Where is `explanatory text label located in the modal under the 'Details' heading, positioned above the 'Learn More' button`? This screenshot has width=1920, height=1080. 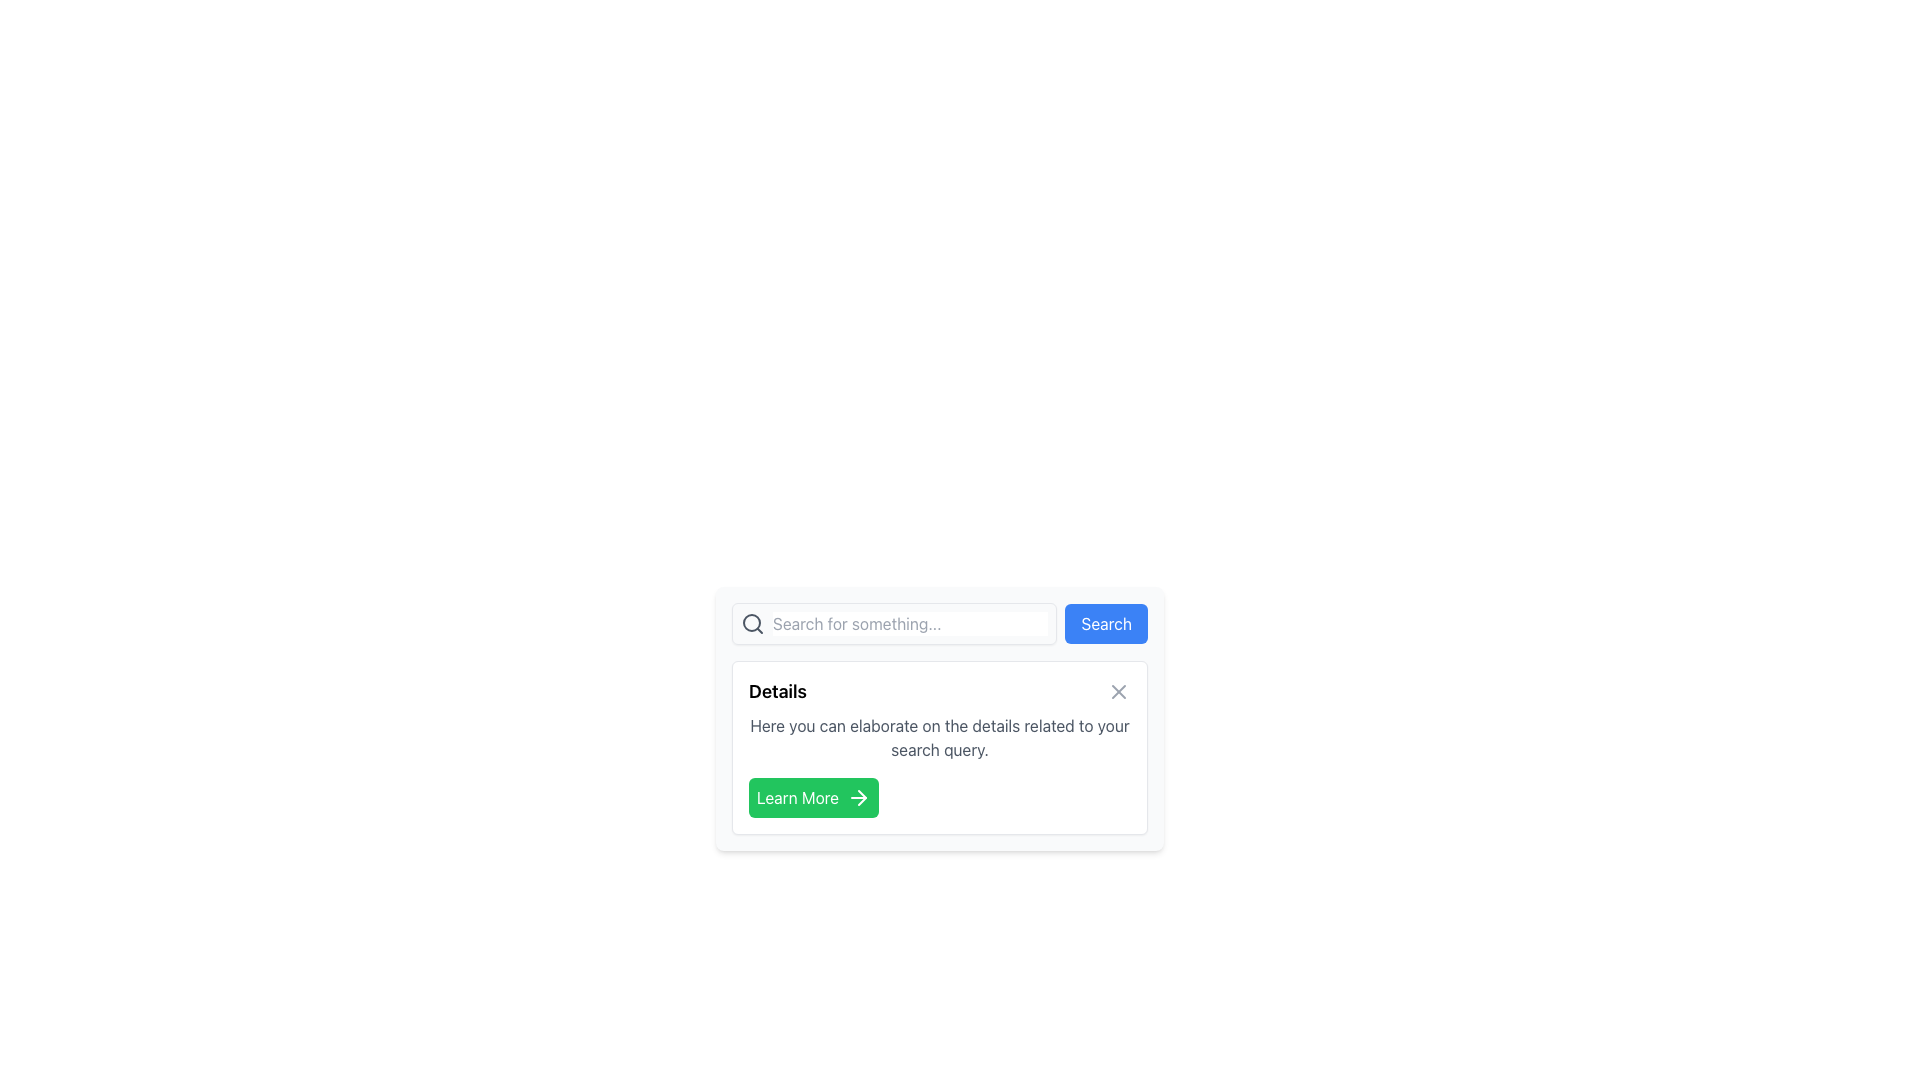 explanatory text label located in the modal under the 'Details' heading, positioned above the 'Learn More' button is located at coordinates (939, 737).